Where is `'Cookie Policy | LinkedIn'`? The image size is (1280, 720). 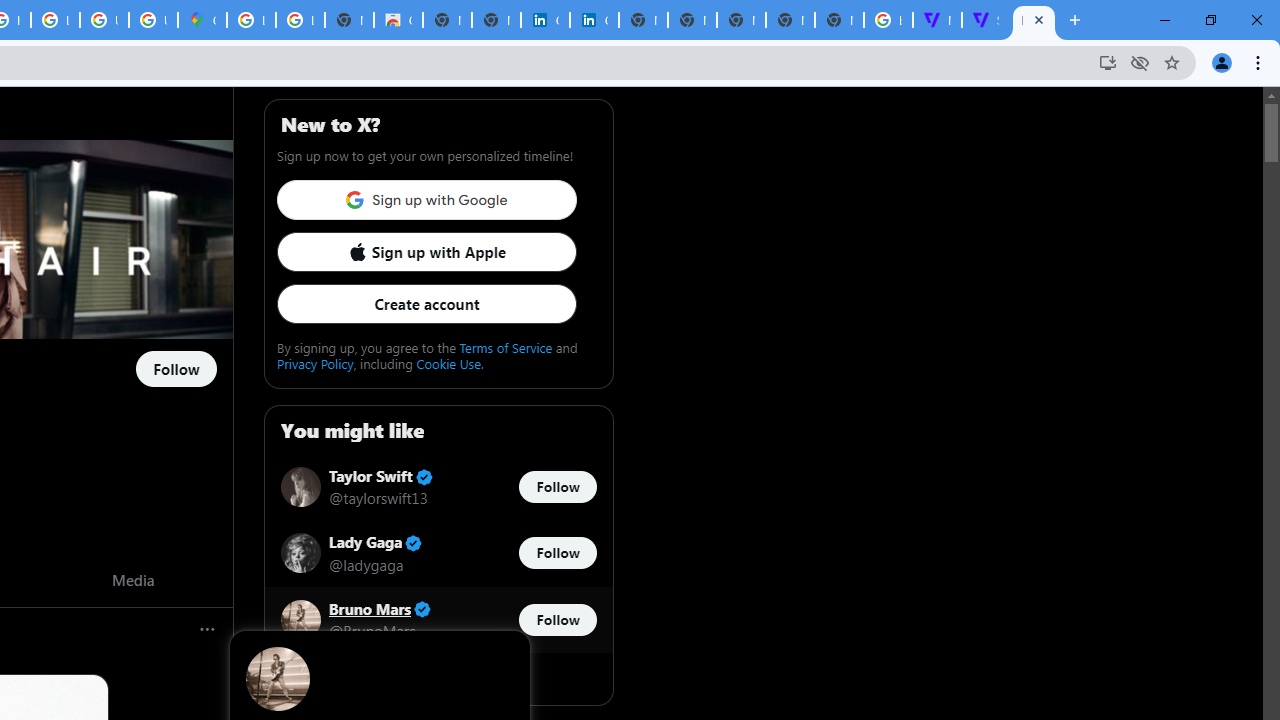
'Cookie Policy | LinkedIn' is located at coordinates (593, 20).